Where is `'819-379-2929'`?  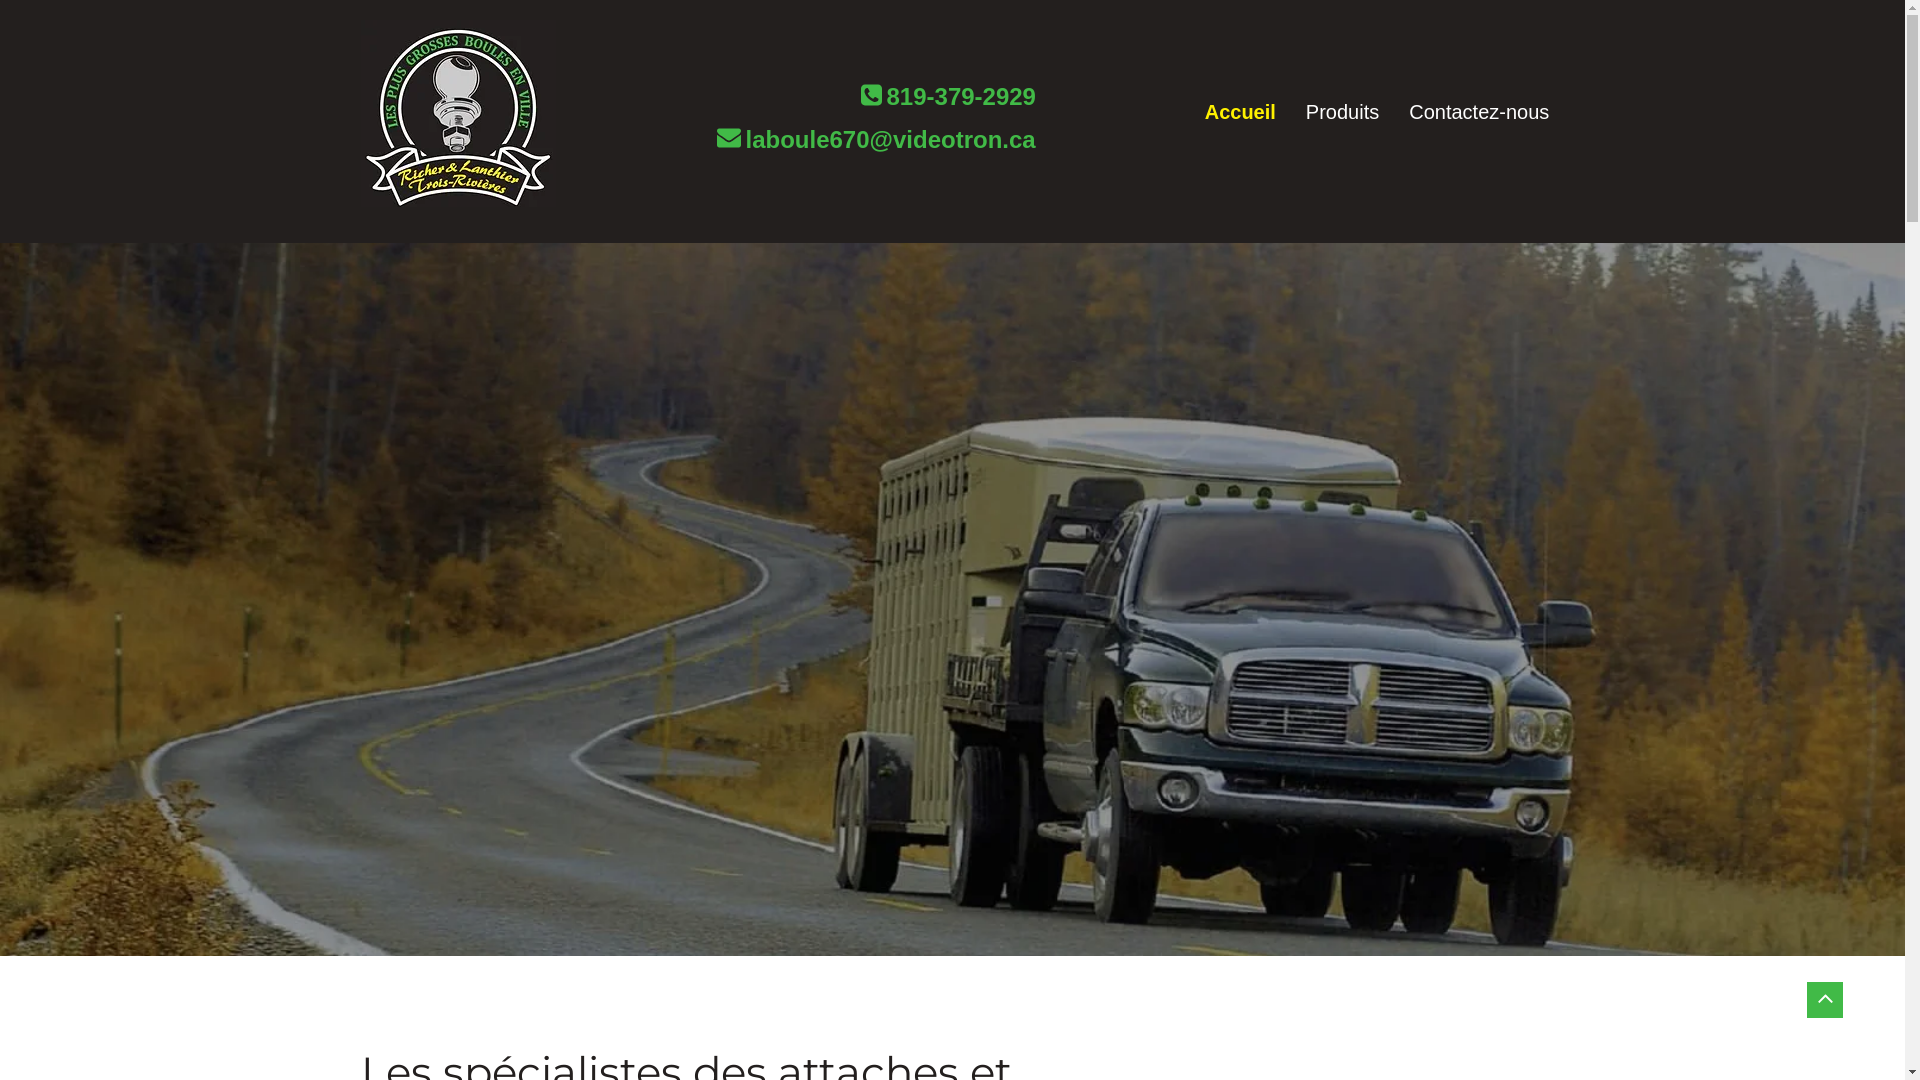 '819-379-2929' is located at coordinates (960, 101).